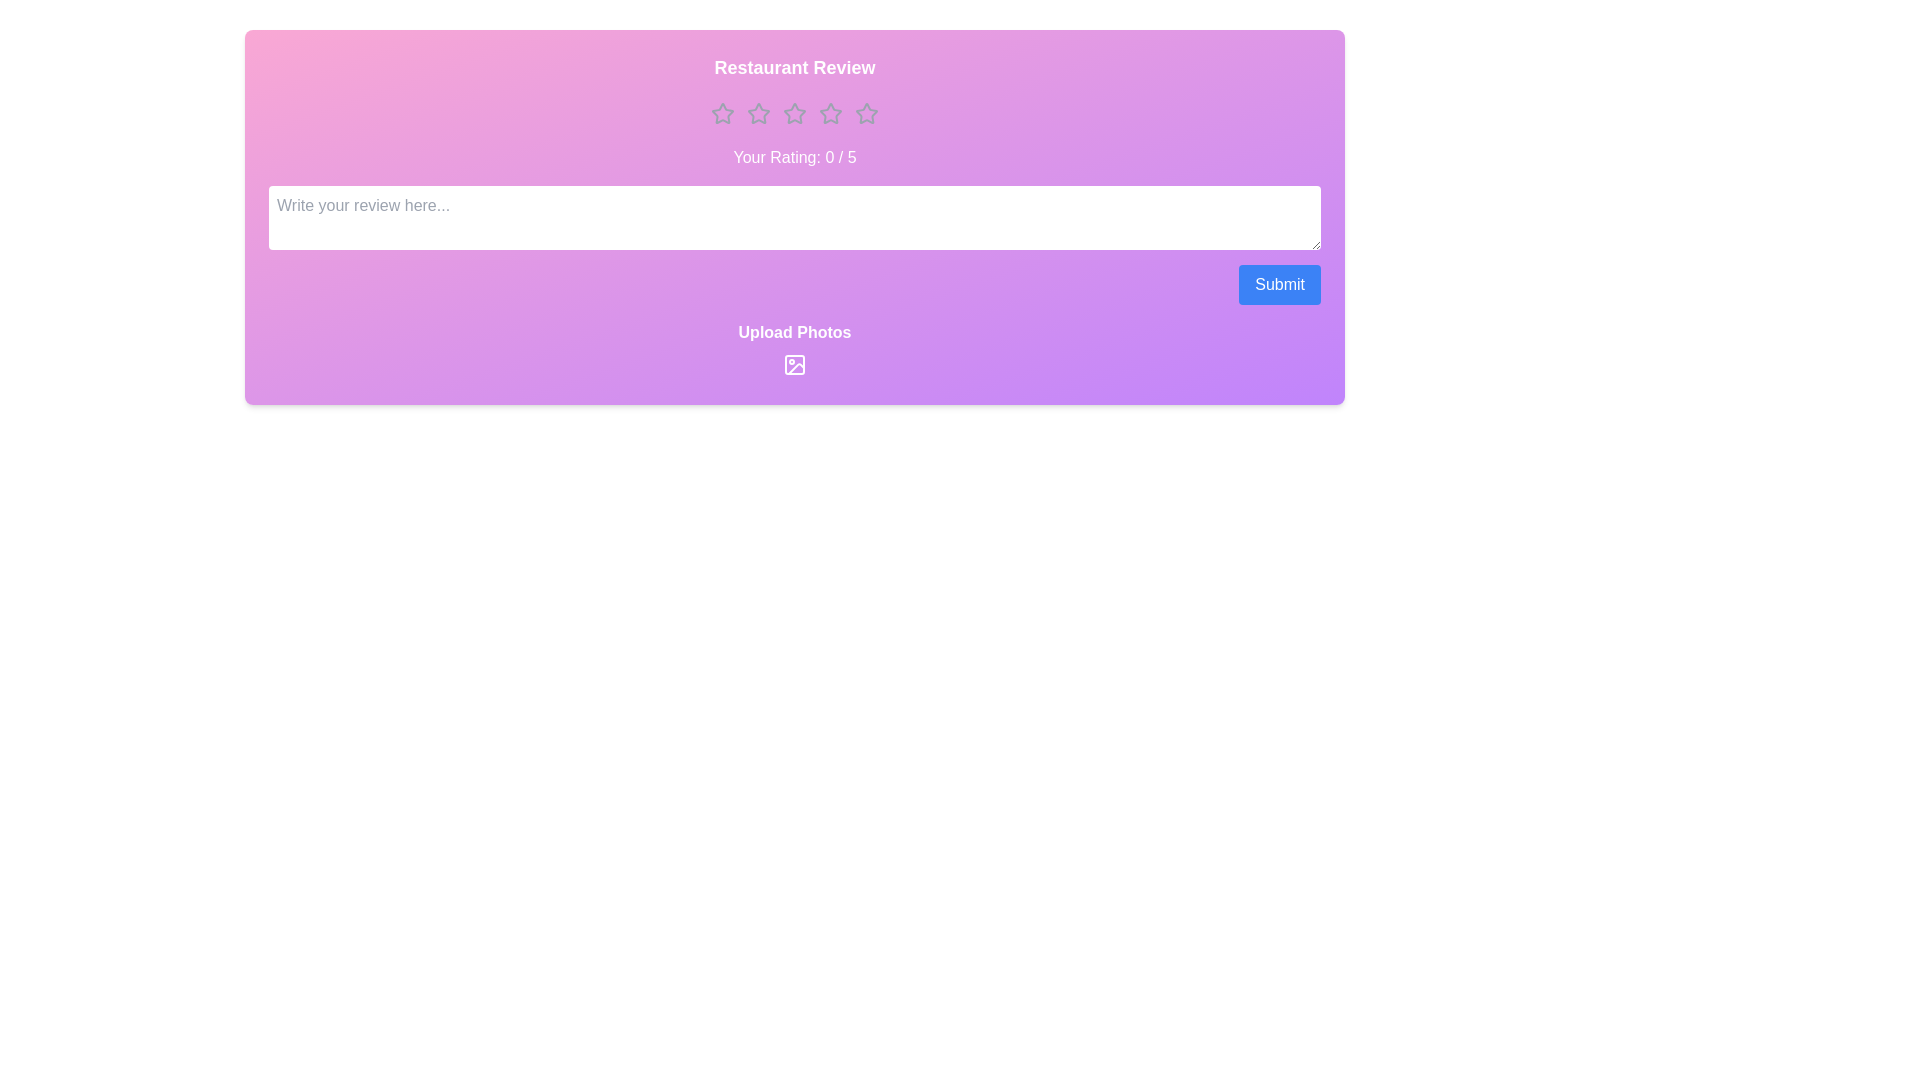 This screenshot has height=1080, width=1920. I want to click on the upload photos icon to open the file selection dialog, so click(794, 365).